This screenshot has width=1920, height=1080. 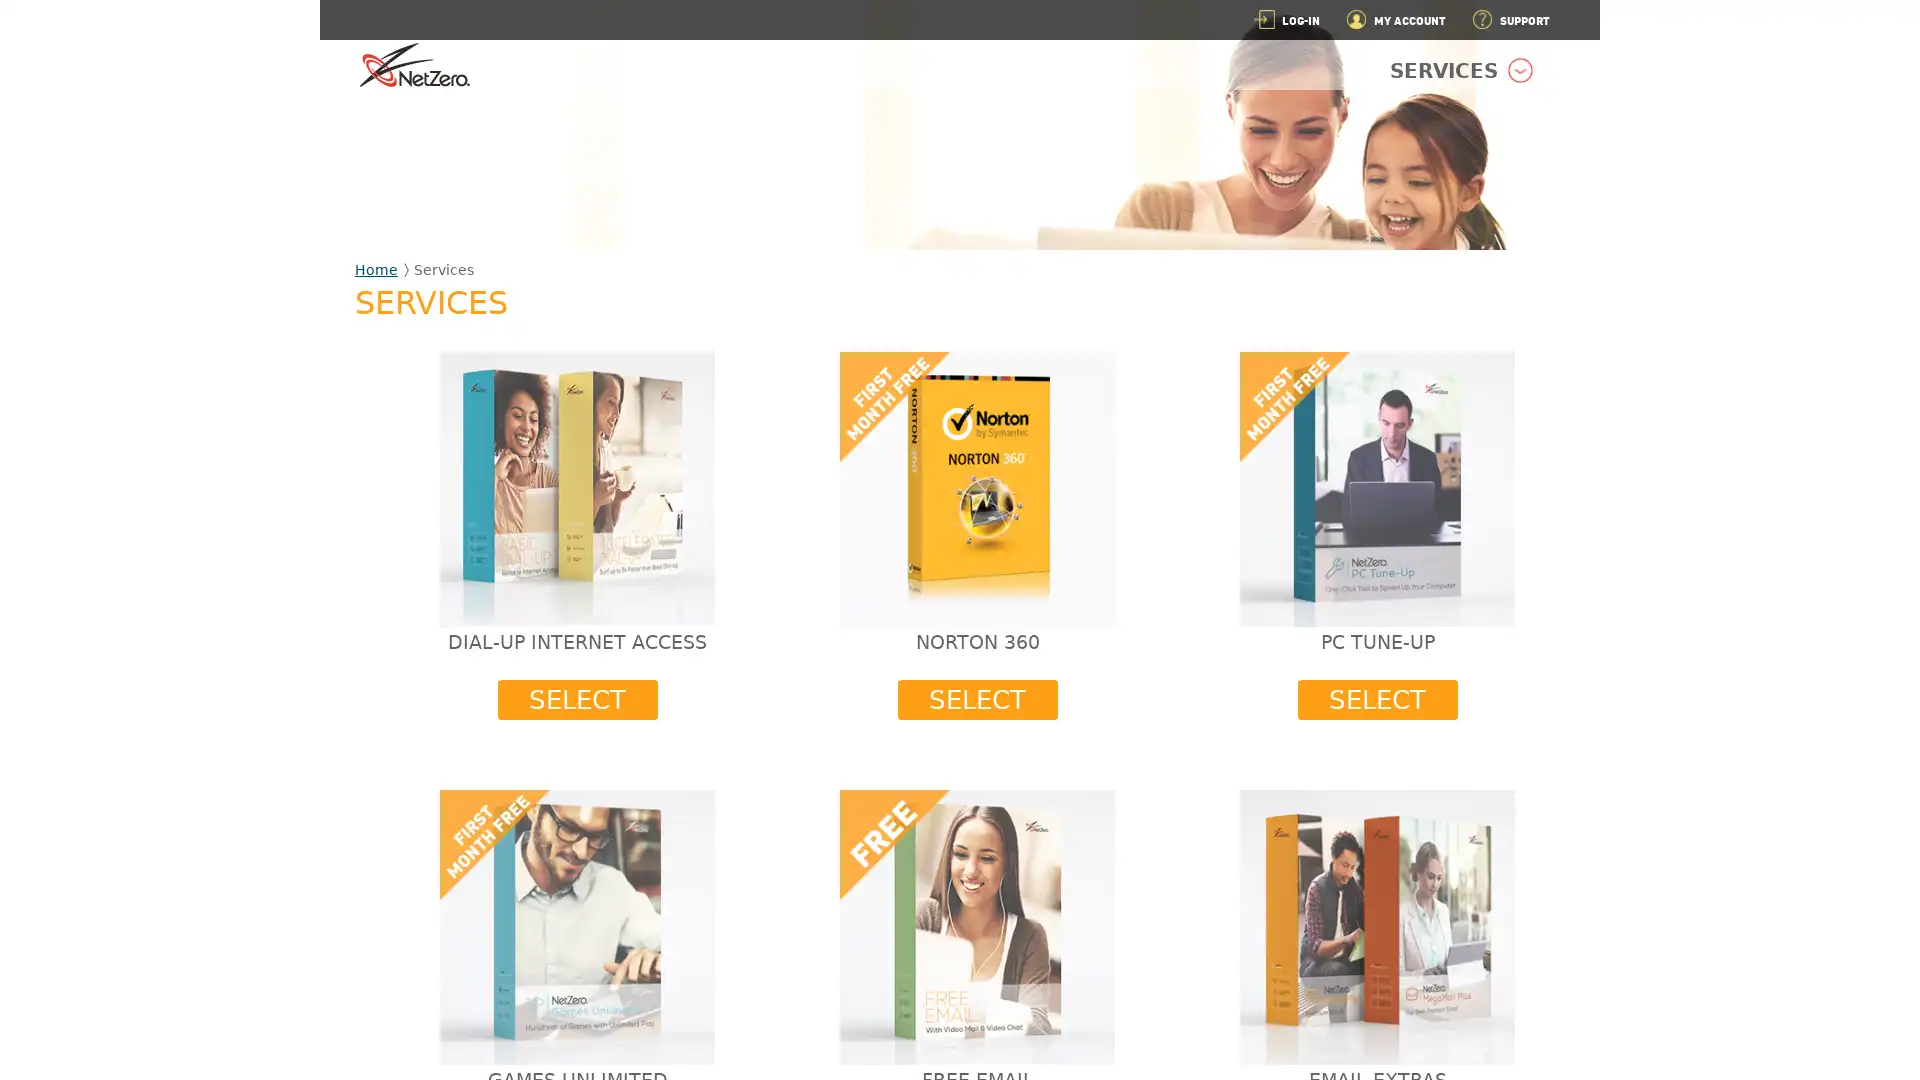 What do you see at coordinates (977, 698) in the screenshot?
I see `SELECT` at bounding box center [977, 698].